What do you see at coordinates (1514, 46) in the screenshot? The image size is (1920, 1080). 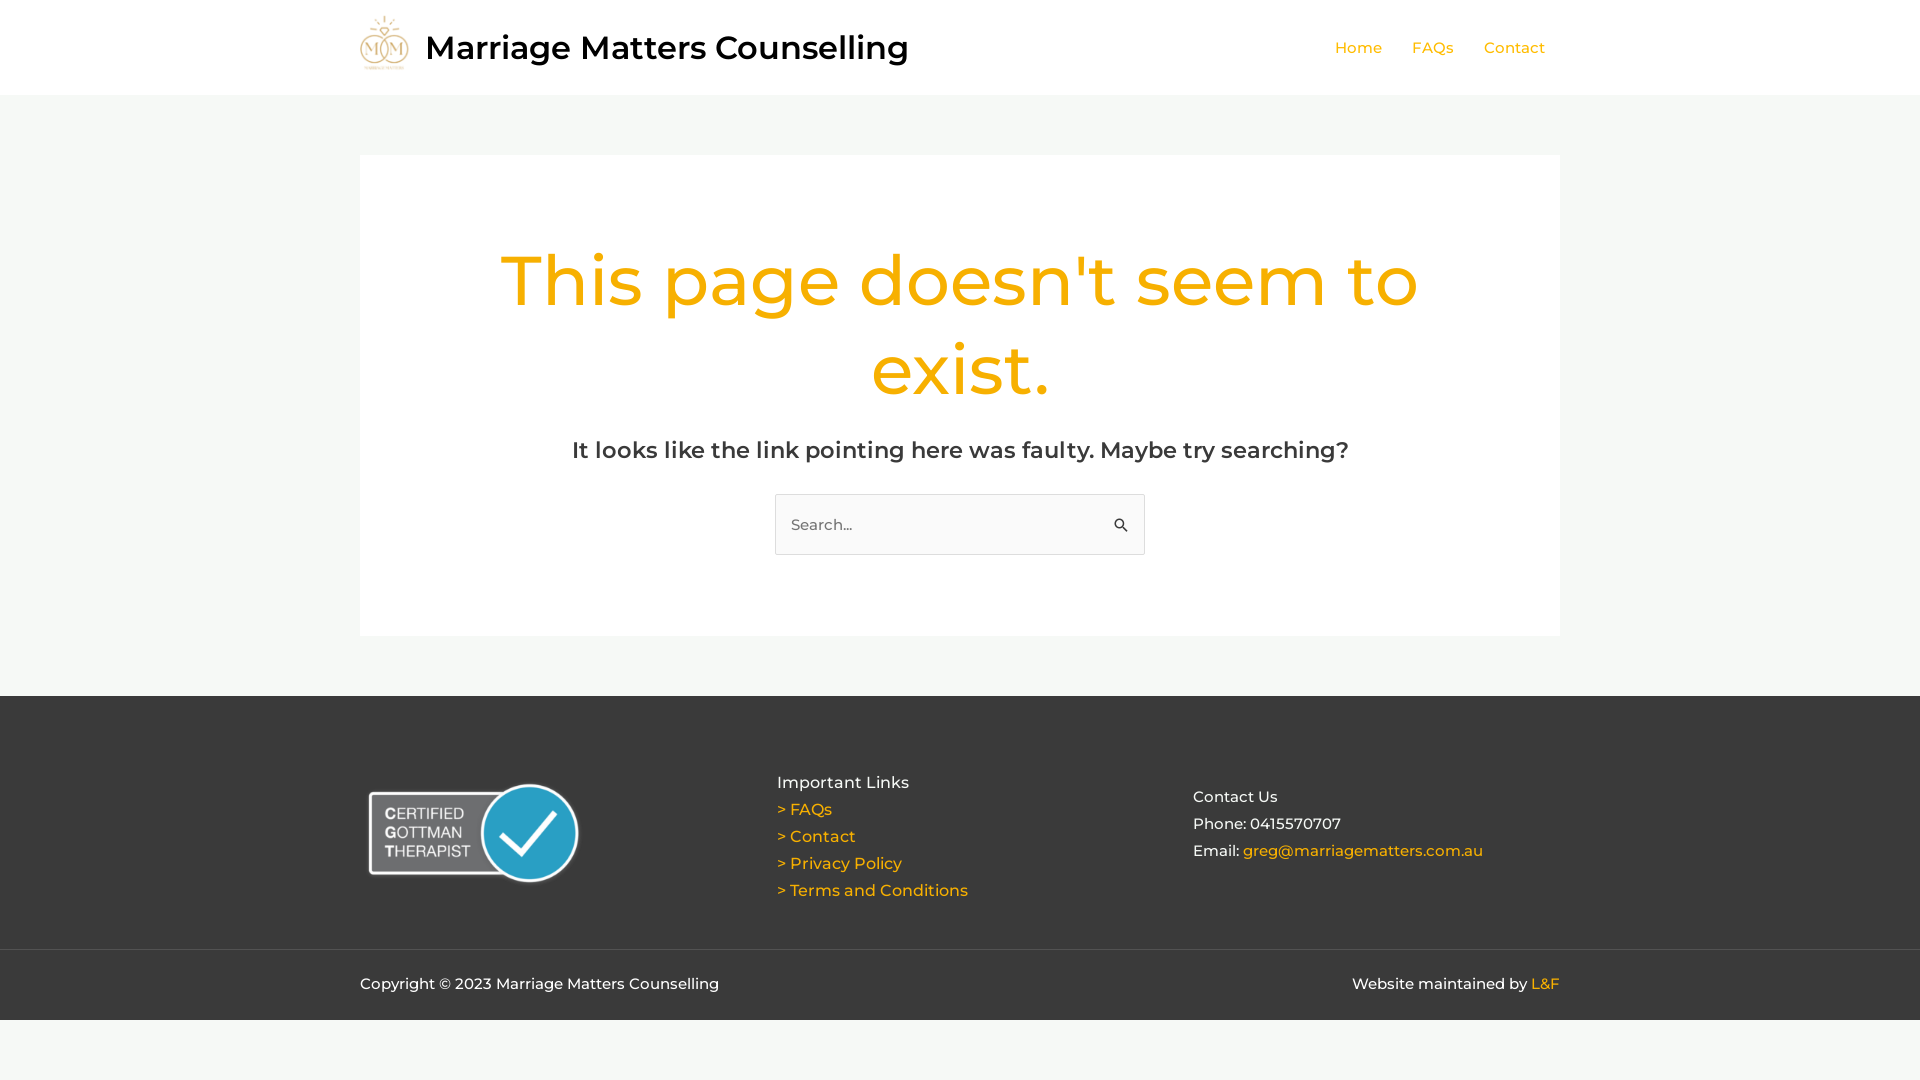 I see `'Contact'` at bounding box center [1514, 46].